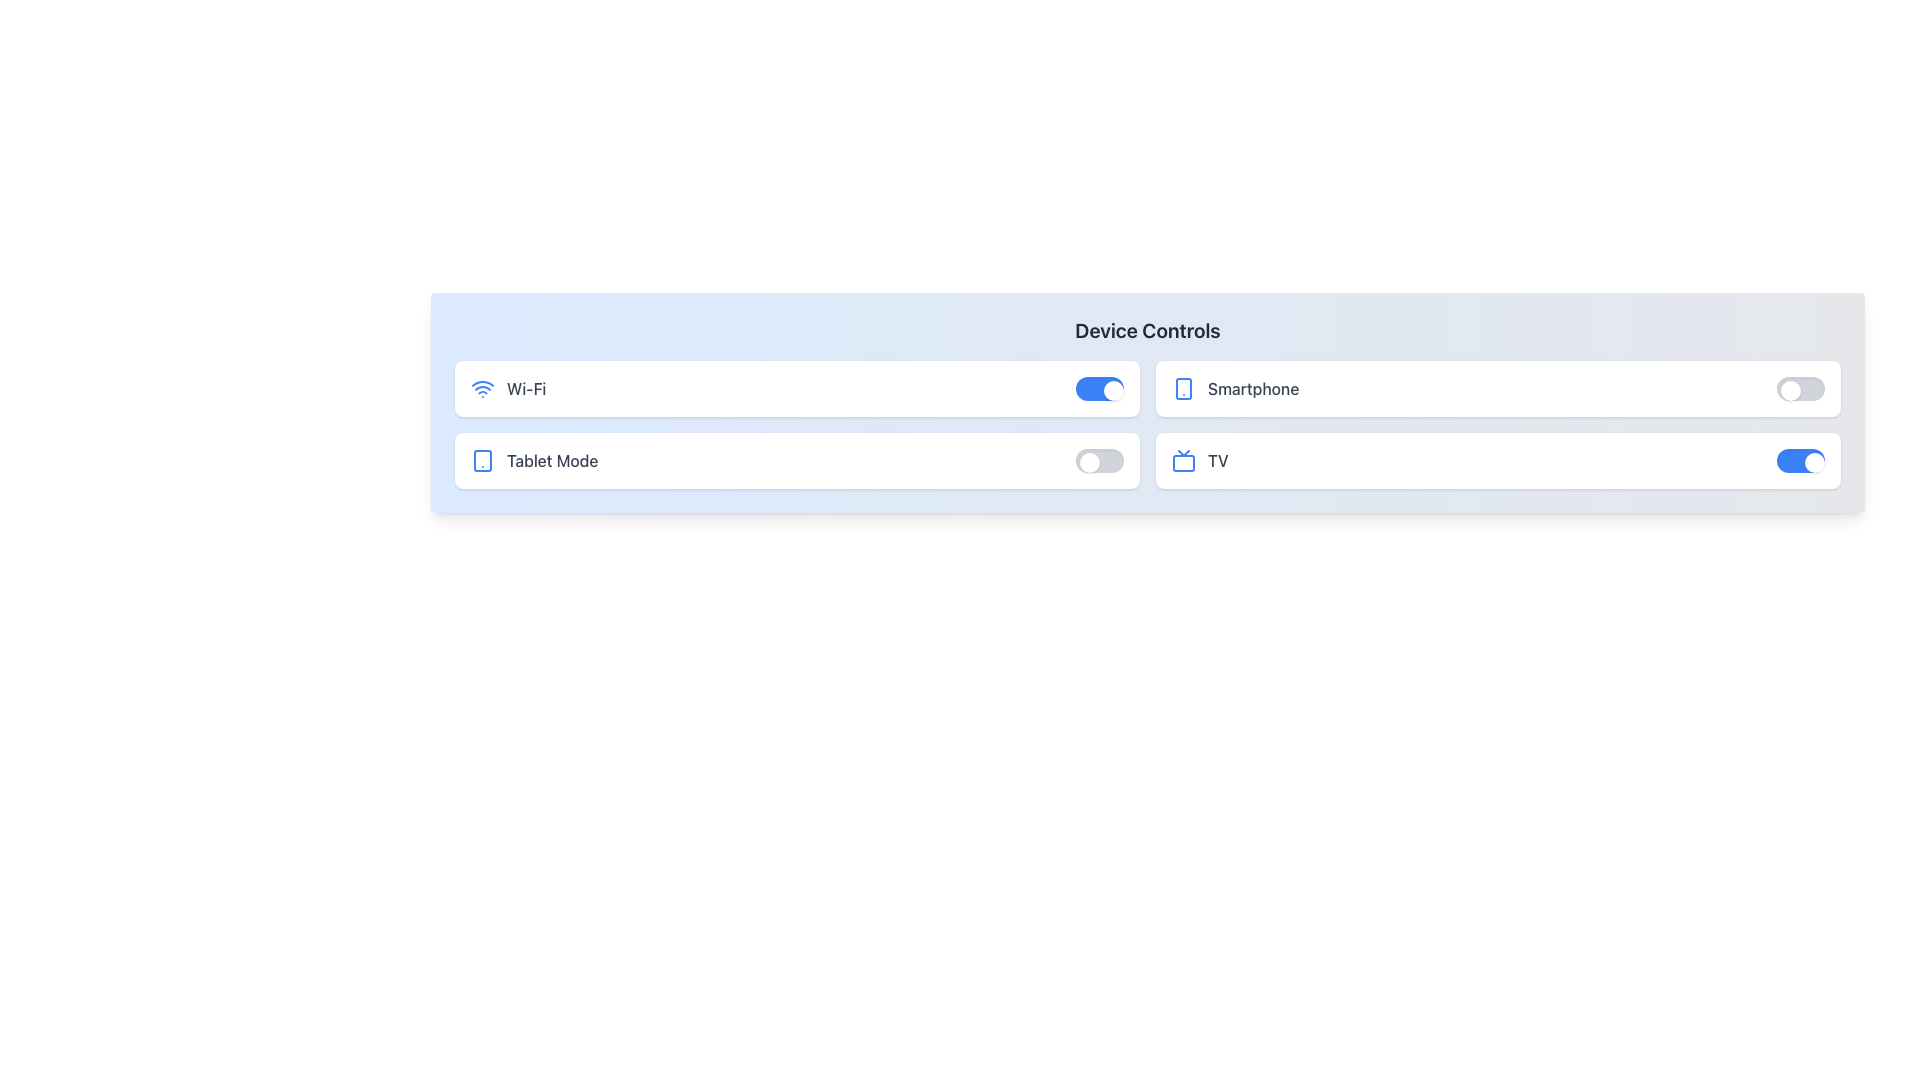 This screenshot has height=1080, width=1920. I want to click on the body part of the smartphone icon located next to the 'Smartphone' label in the interface, so click(1184, 389).